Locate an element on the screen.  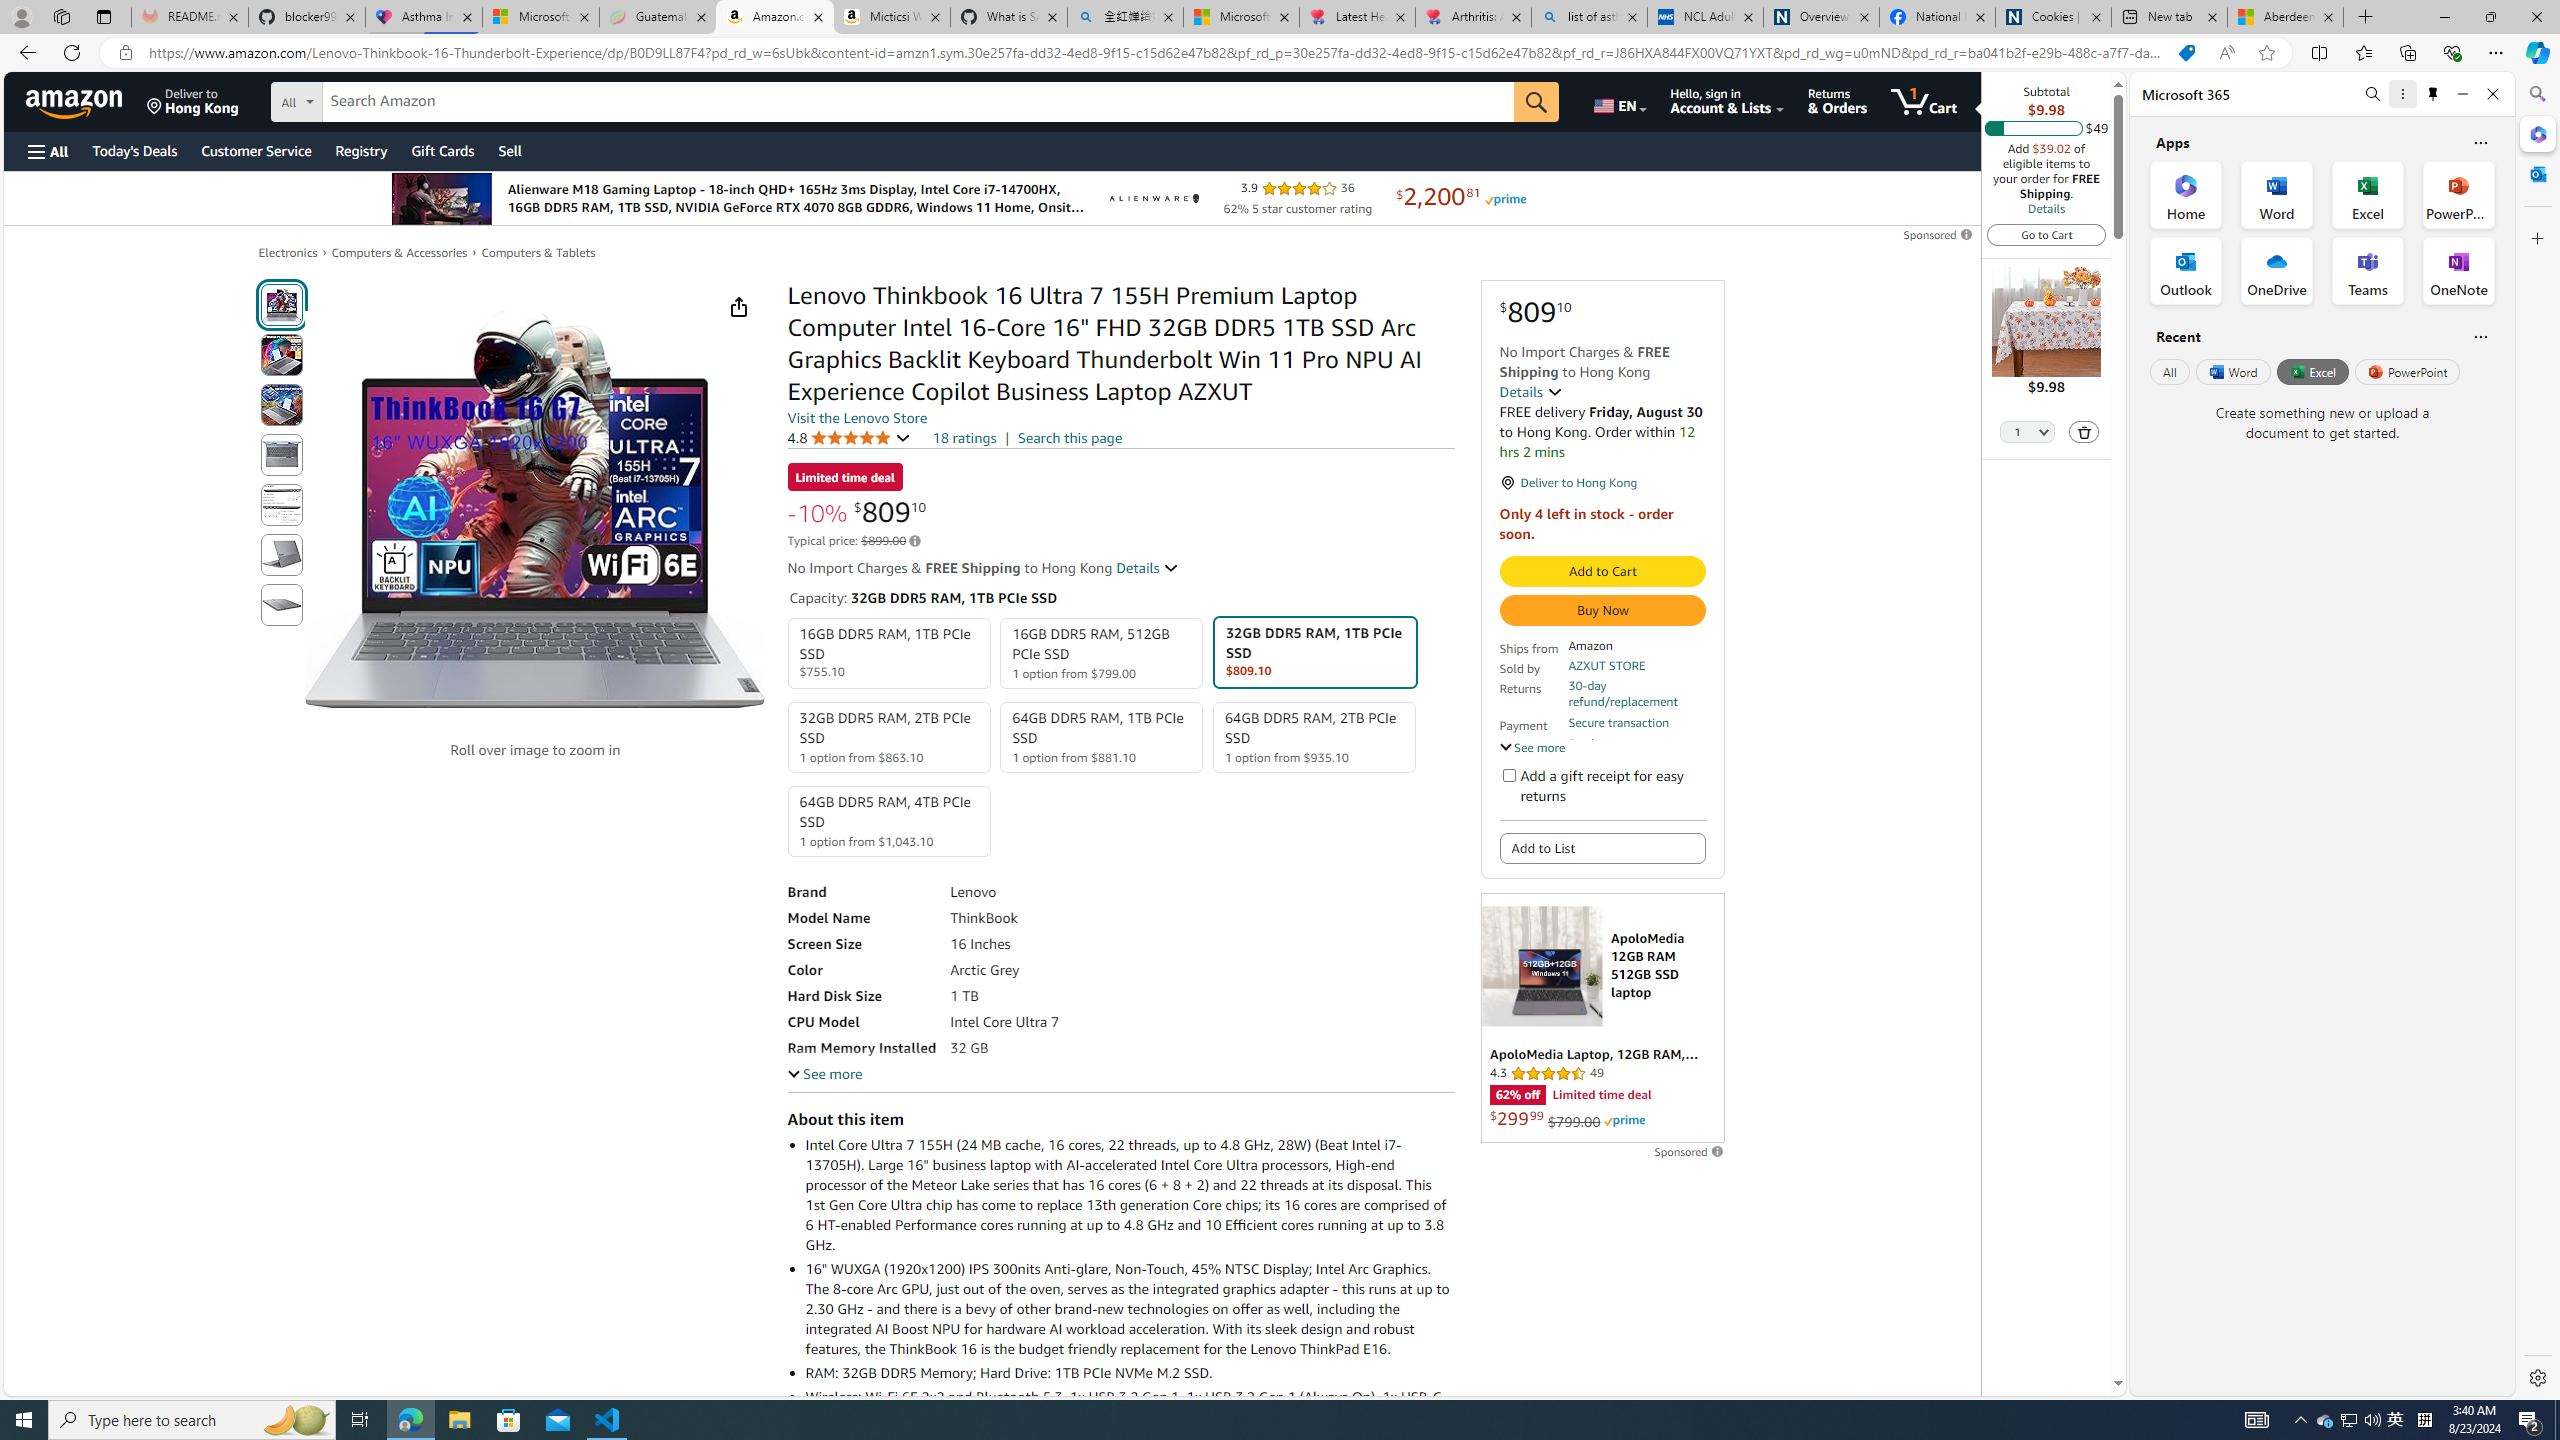
'16GB DDR5 RAM, 512GB PCIe SSD 1 option from $799.00' is located at coordinates (1101, 652).